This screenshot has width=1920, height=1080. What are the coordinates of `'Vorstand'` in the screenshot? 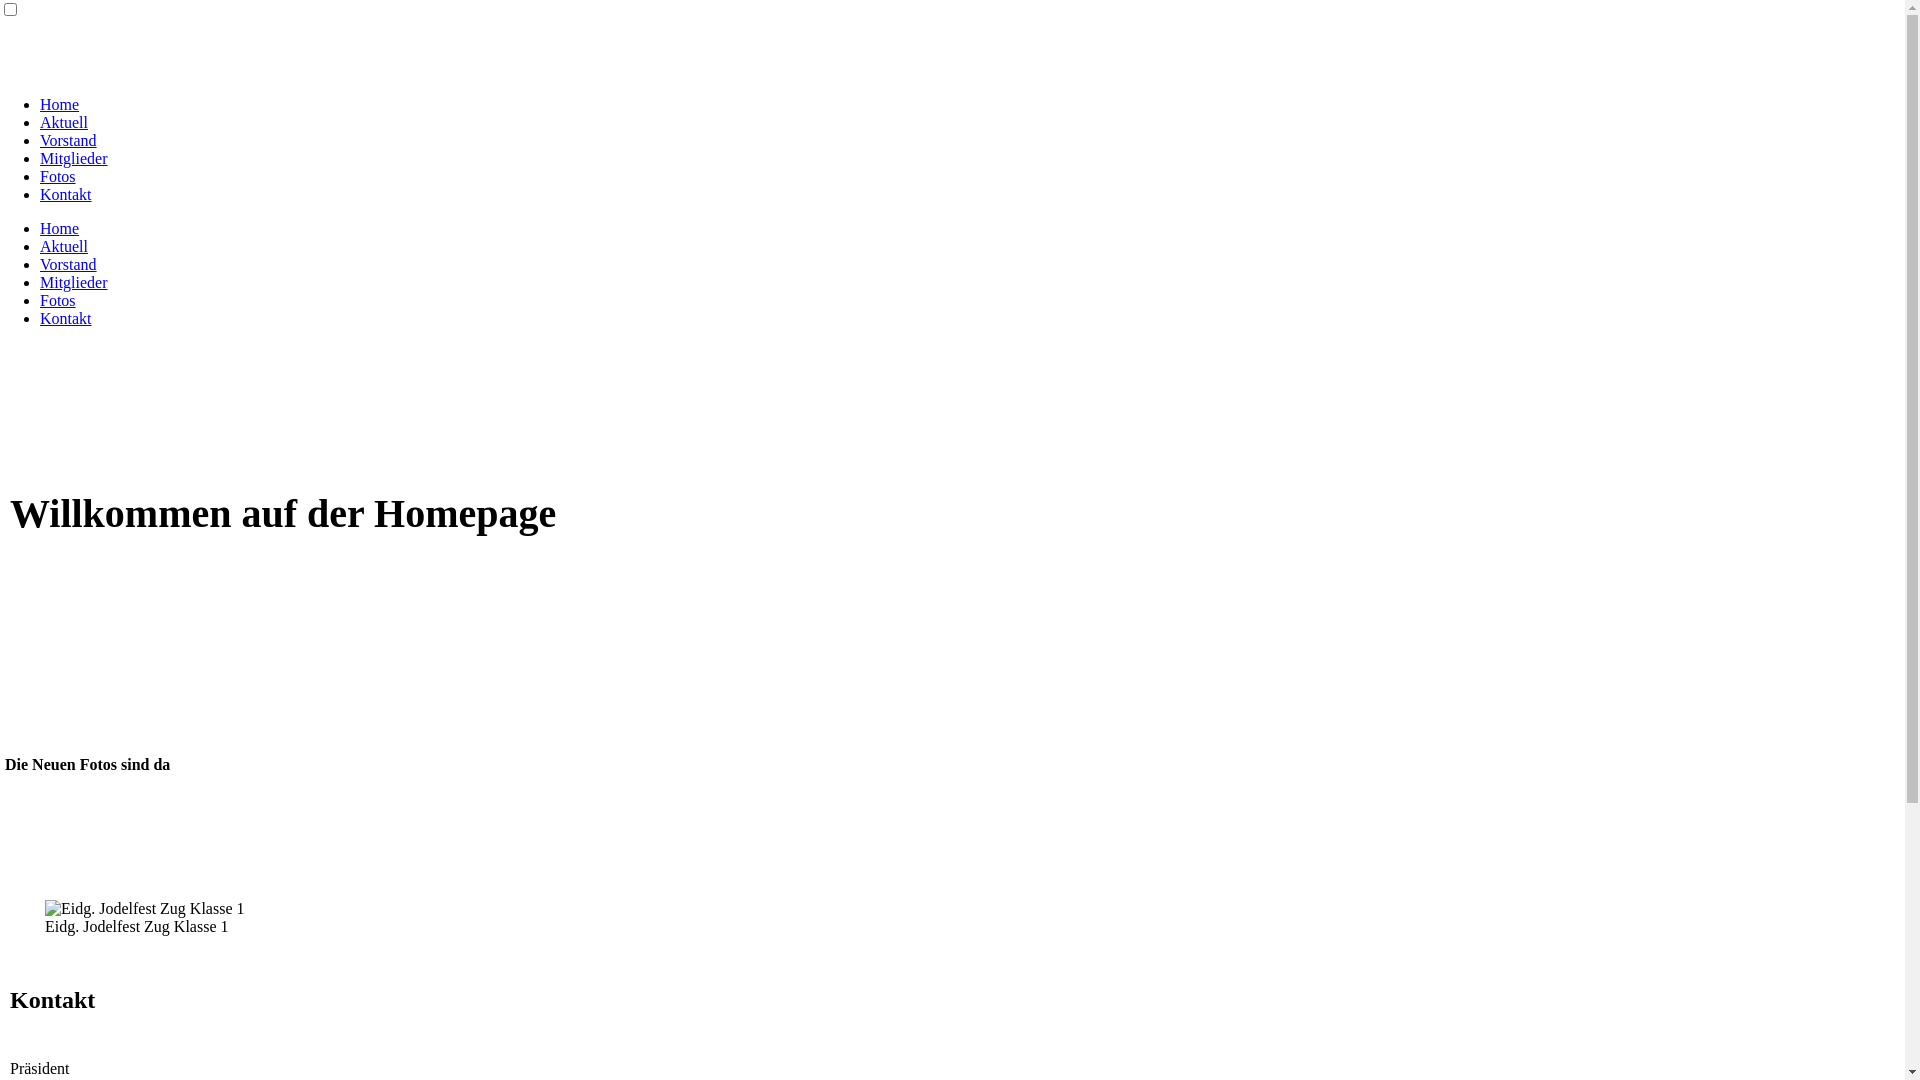 It's located at (39, 263).